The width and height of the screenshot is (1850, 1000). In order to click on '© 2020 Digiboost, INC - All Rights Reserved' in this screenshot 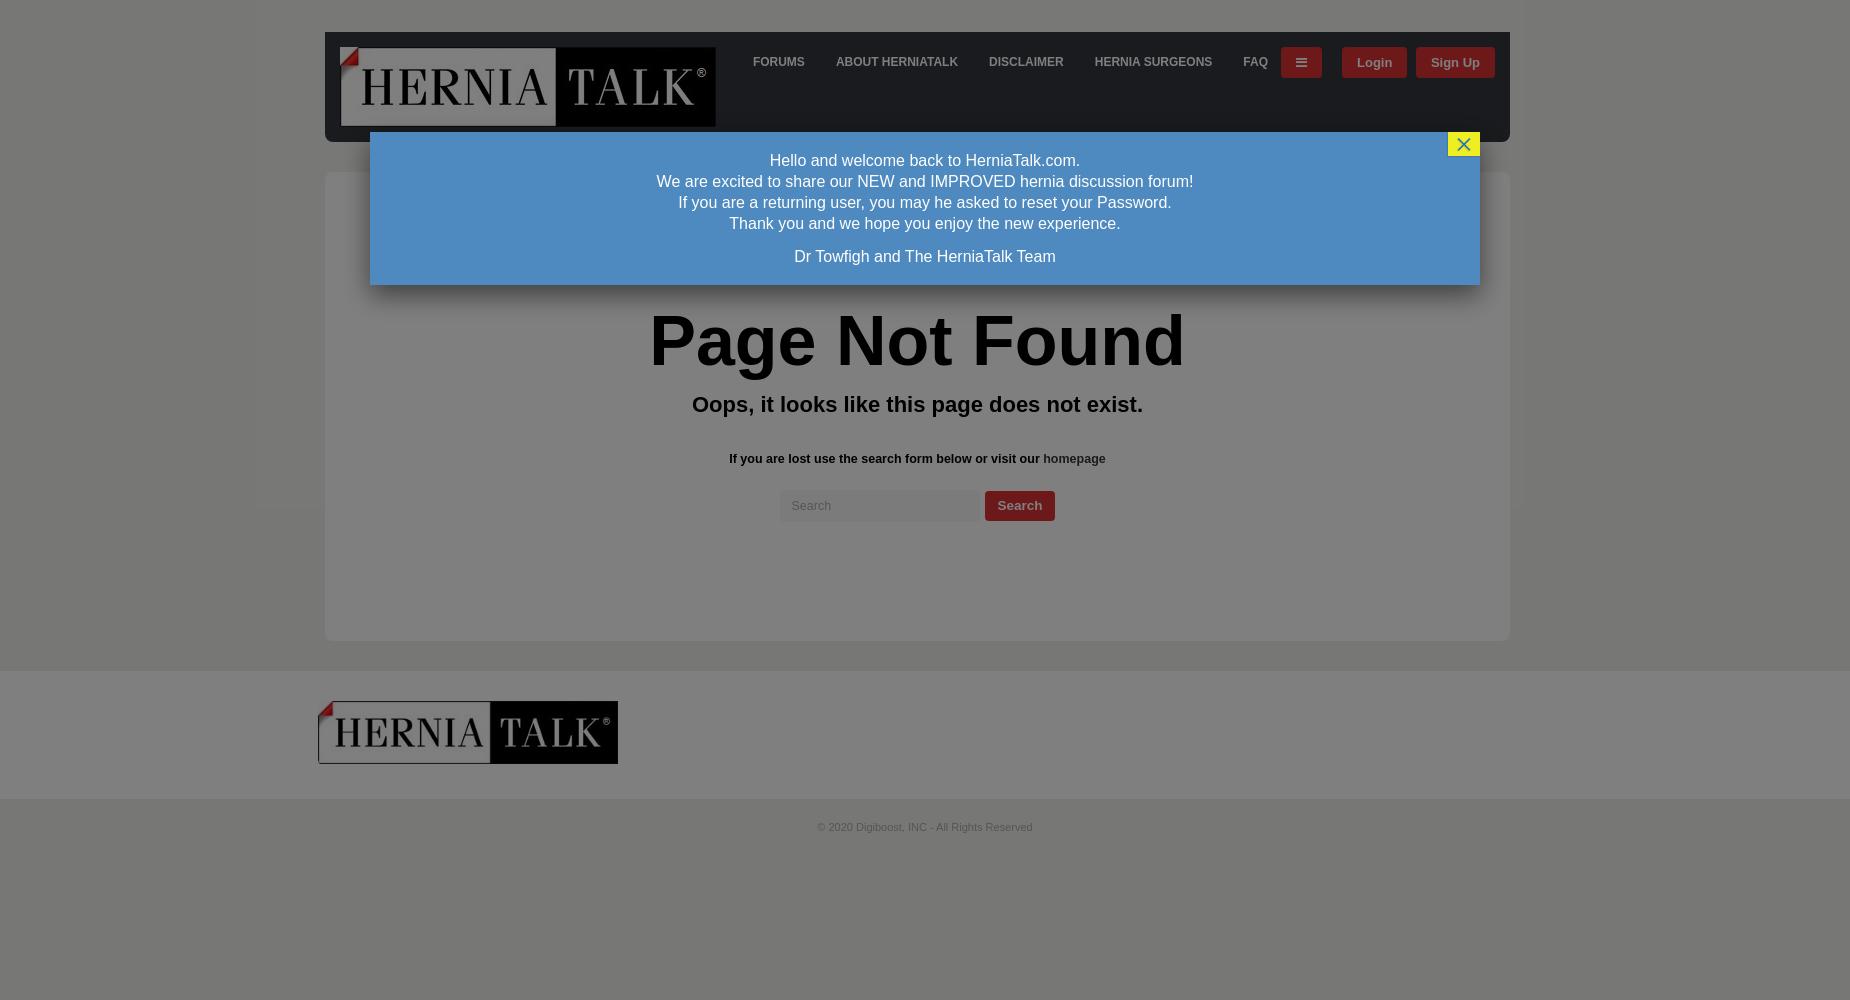, I will do `click(924, 826)`.